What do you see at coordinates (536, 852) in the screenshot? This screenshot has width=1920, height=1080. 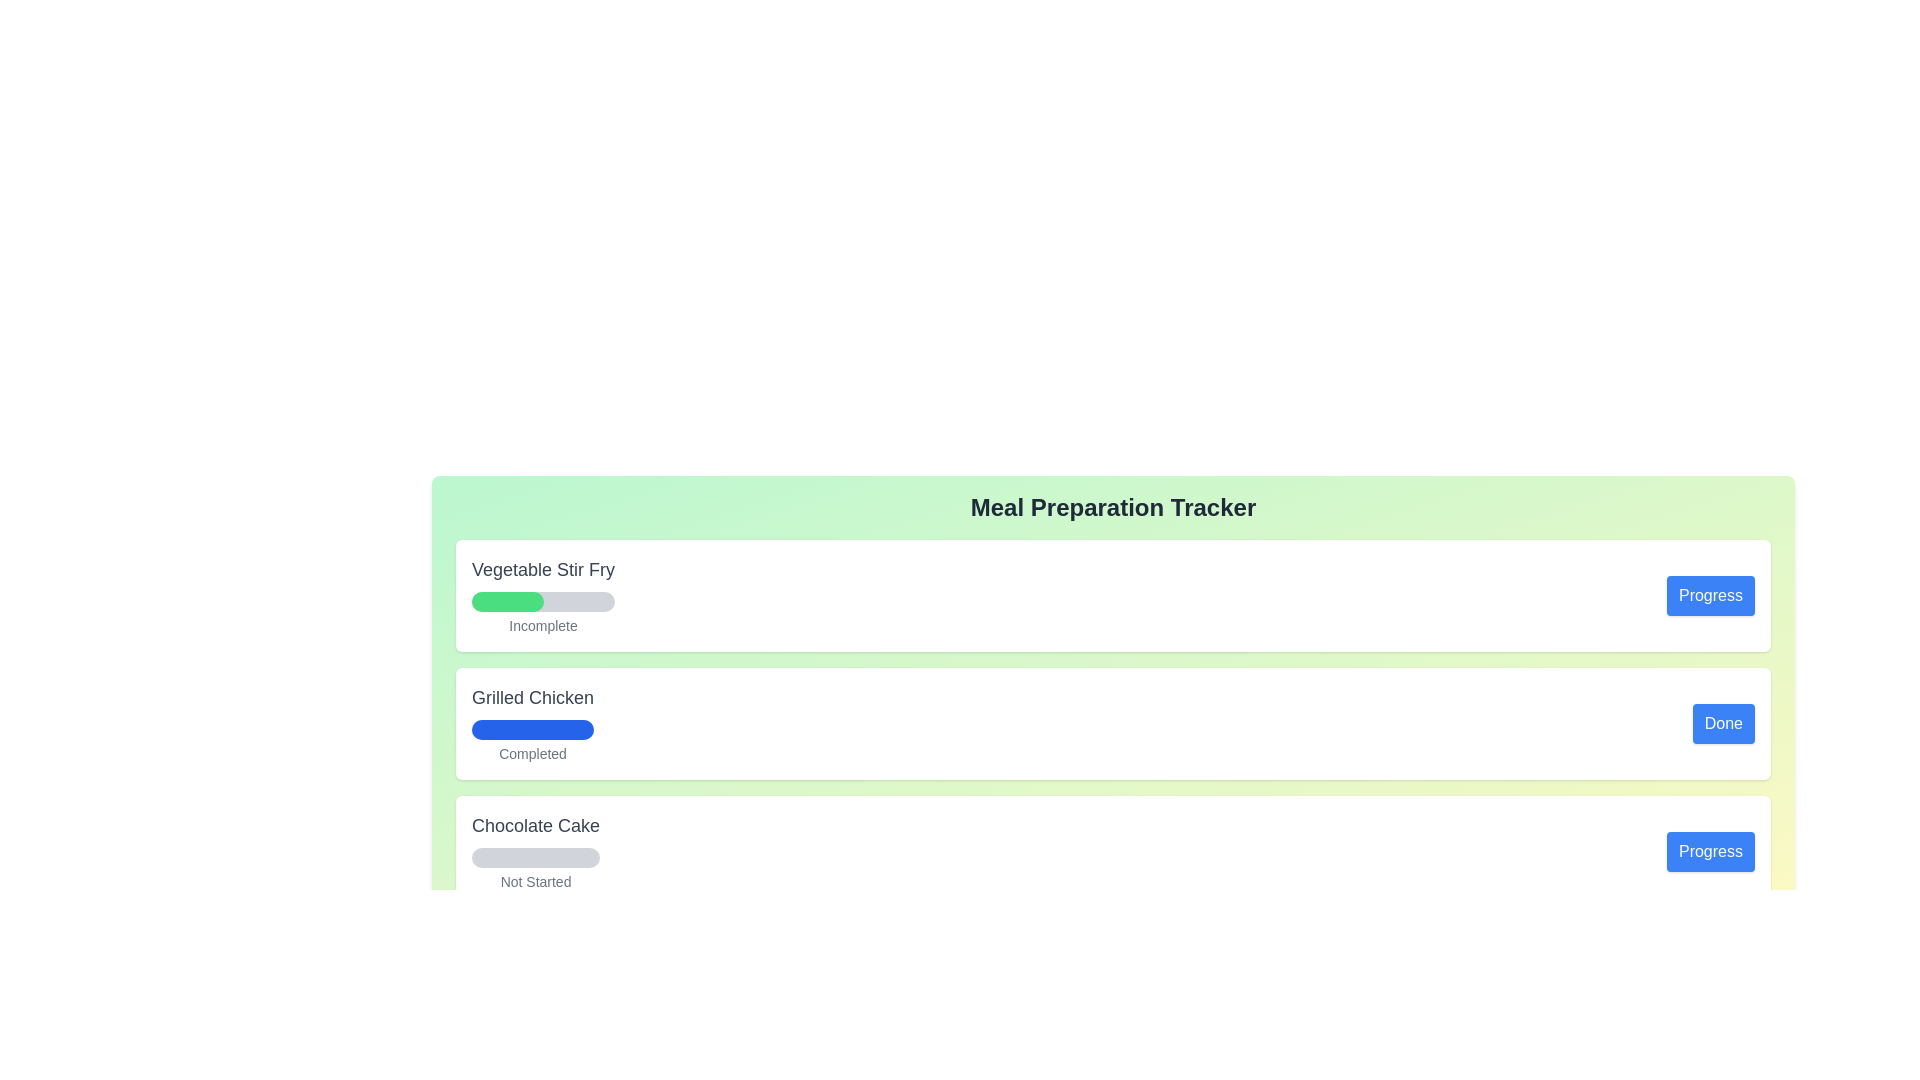 I see `displayed text on the Status display component for 'Chocolate Cake' which shows 'Not Started' below the progress bar` at bounding box center [536, 852].